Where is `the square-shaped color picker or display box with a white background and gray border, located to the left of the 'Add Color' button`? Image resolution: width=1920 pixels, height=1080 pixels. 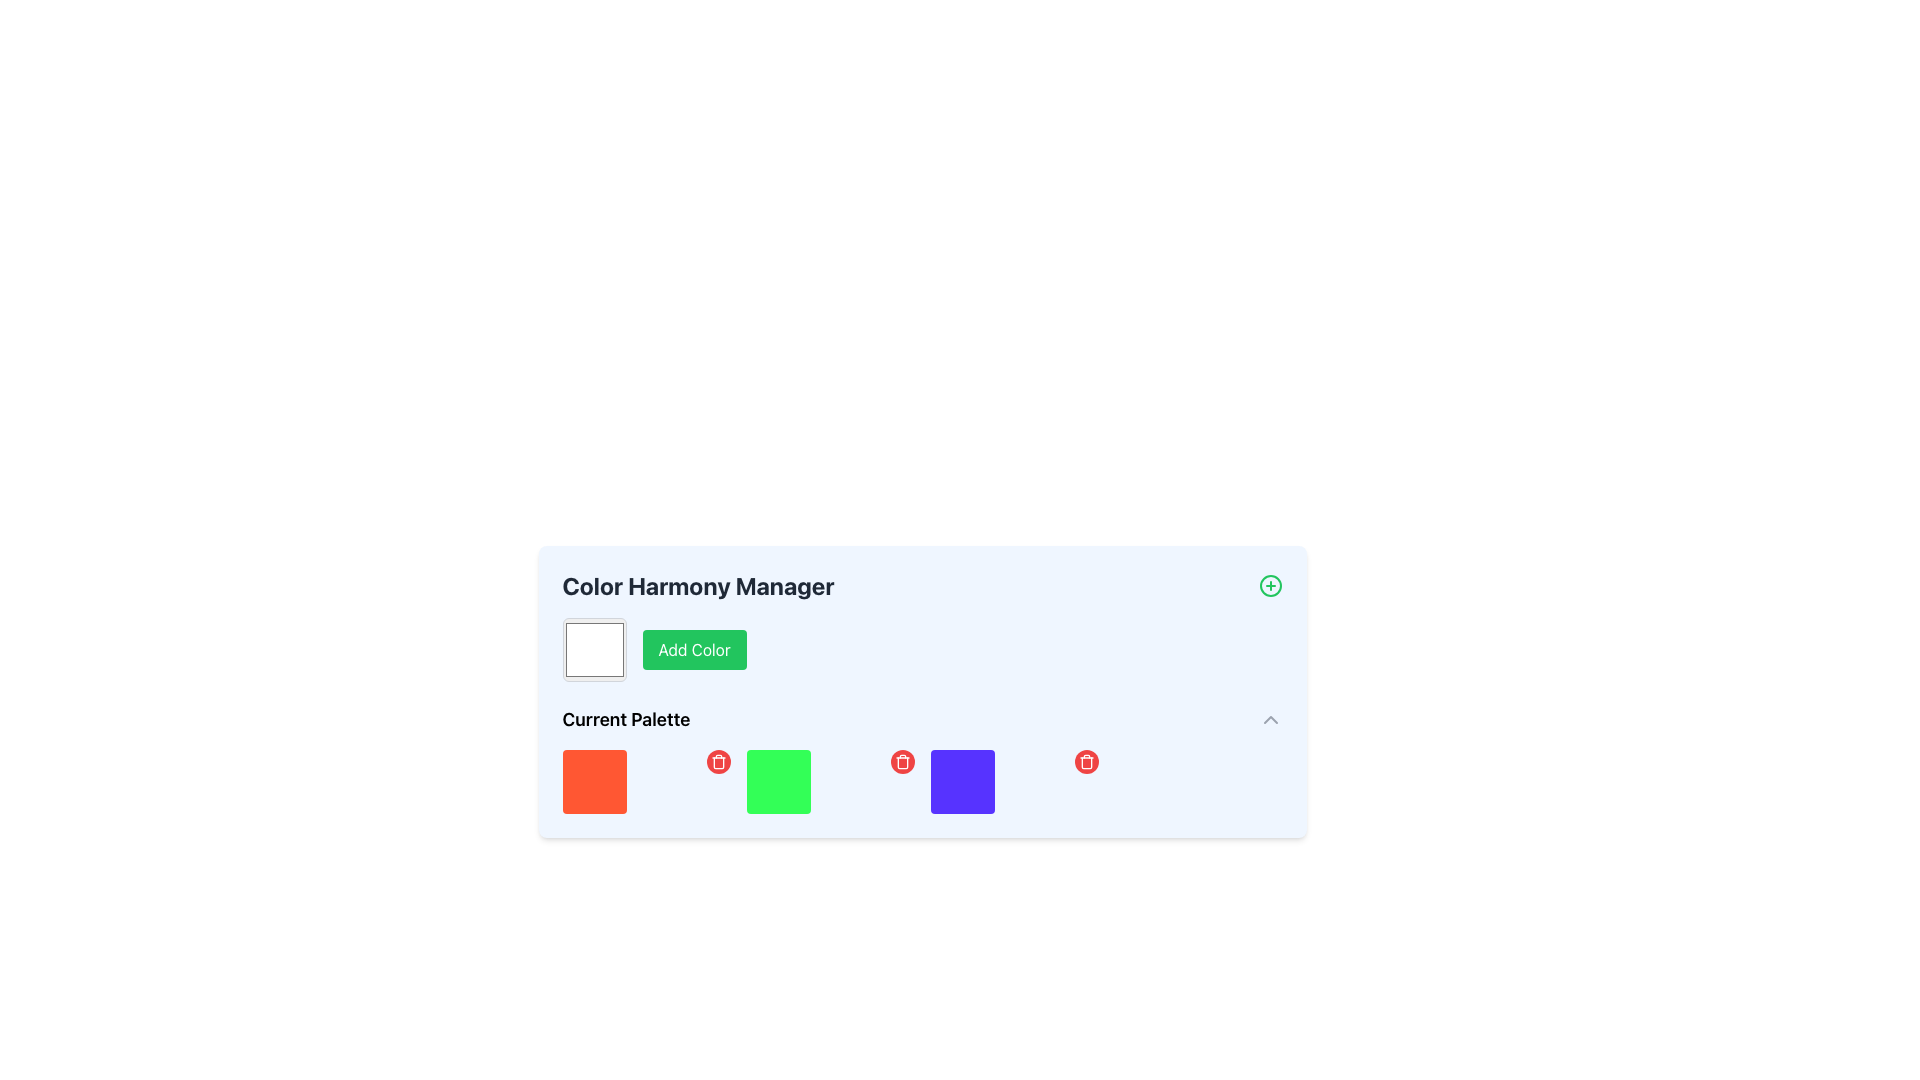 the square-shaped color picker or display box with a white background and gray border, located to the left of the 'Add Color' button is located at coordinates (593, 650).